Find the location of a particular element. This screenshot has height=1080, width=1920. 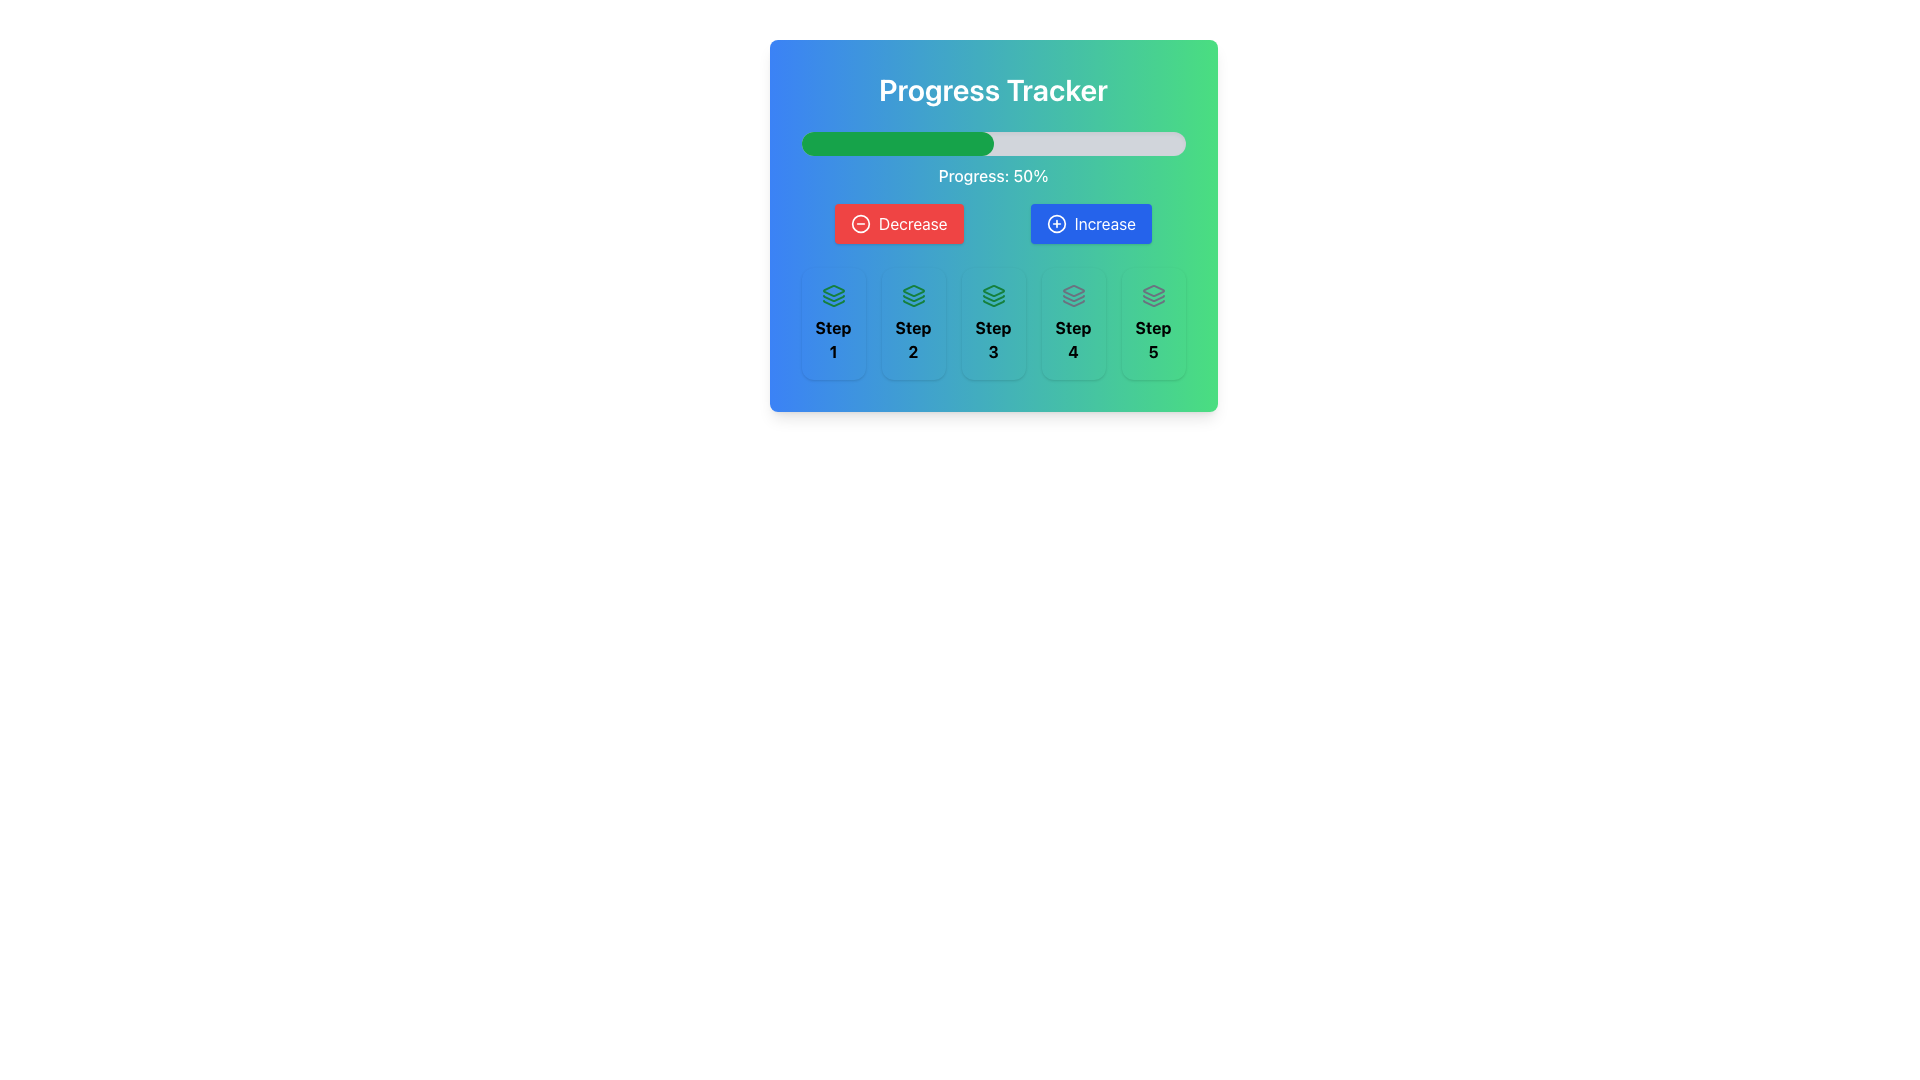

the Informational Display element that features an icon resembling stacked layers above the text 'Step 1', which is located in a light blue-green rounded rectangle is located at coordinates (833, 323).